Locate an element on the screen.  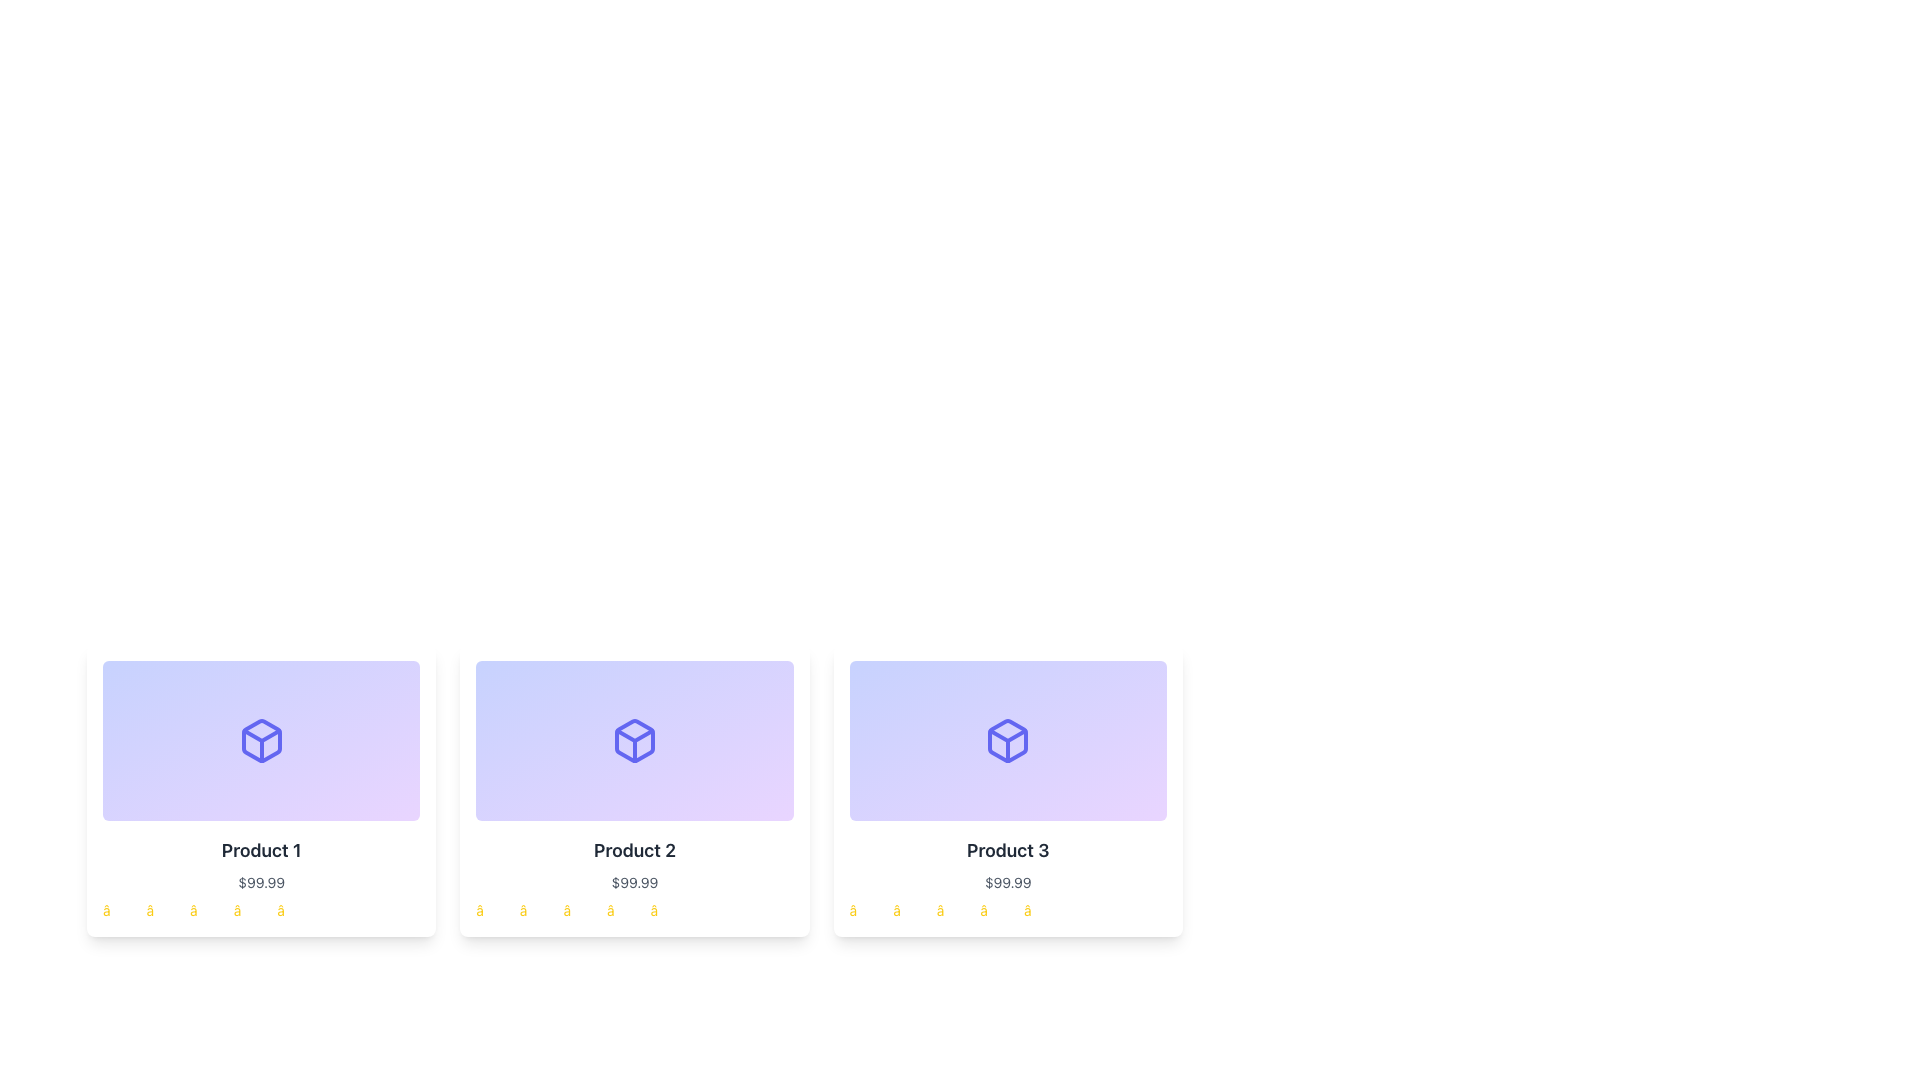
the cube-shaped icon with a gradient purple background, located in the middle of the first card in a horizontally aligned layout of three cards is located at coordinates (260, 740).